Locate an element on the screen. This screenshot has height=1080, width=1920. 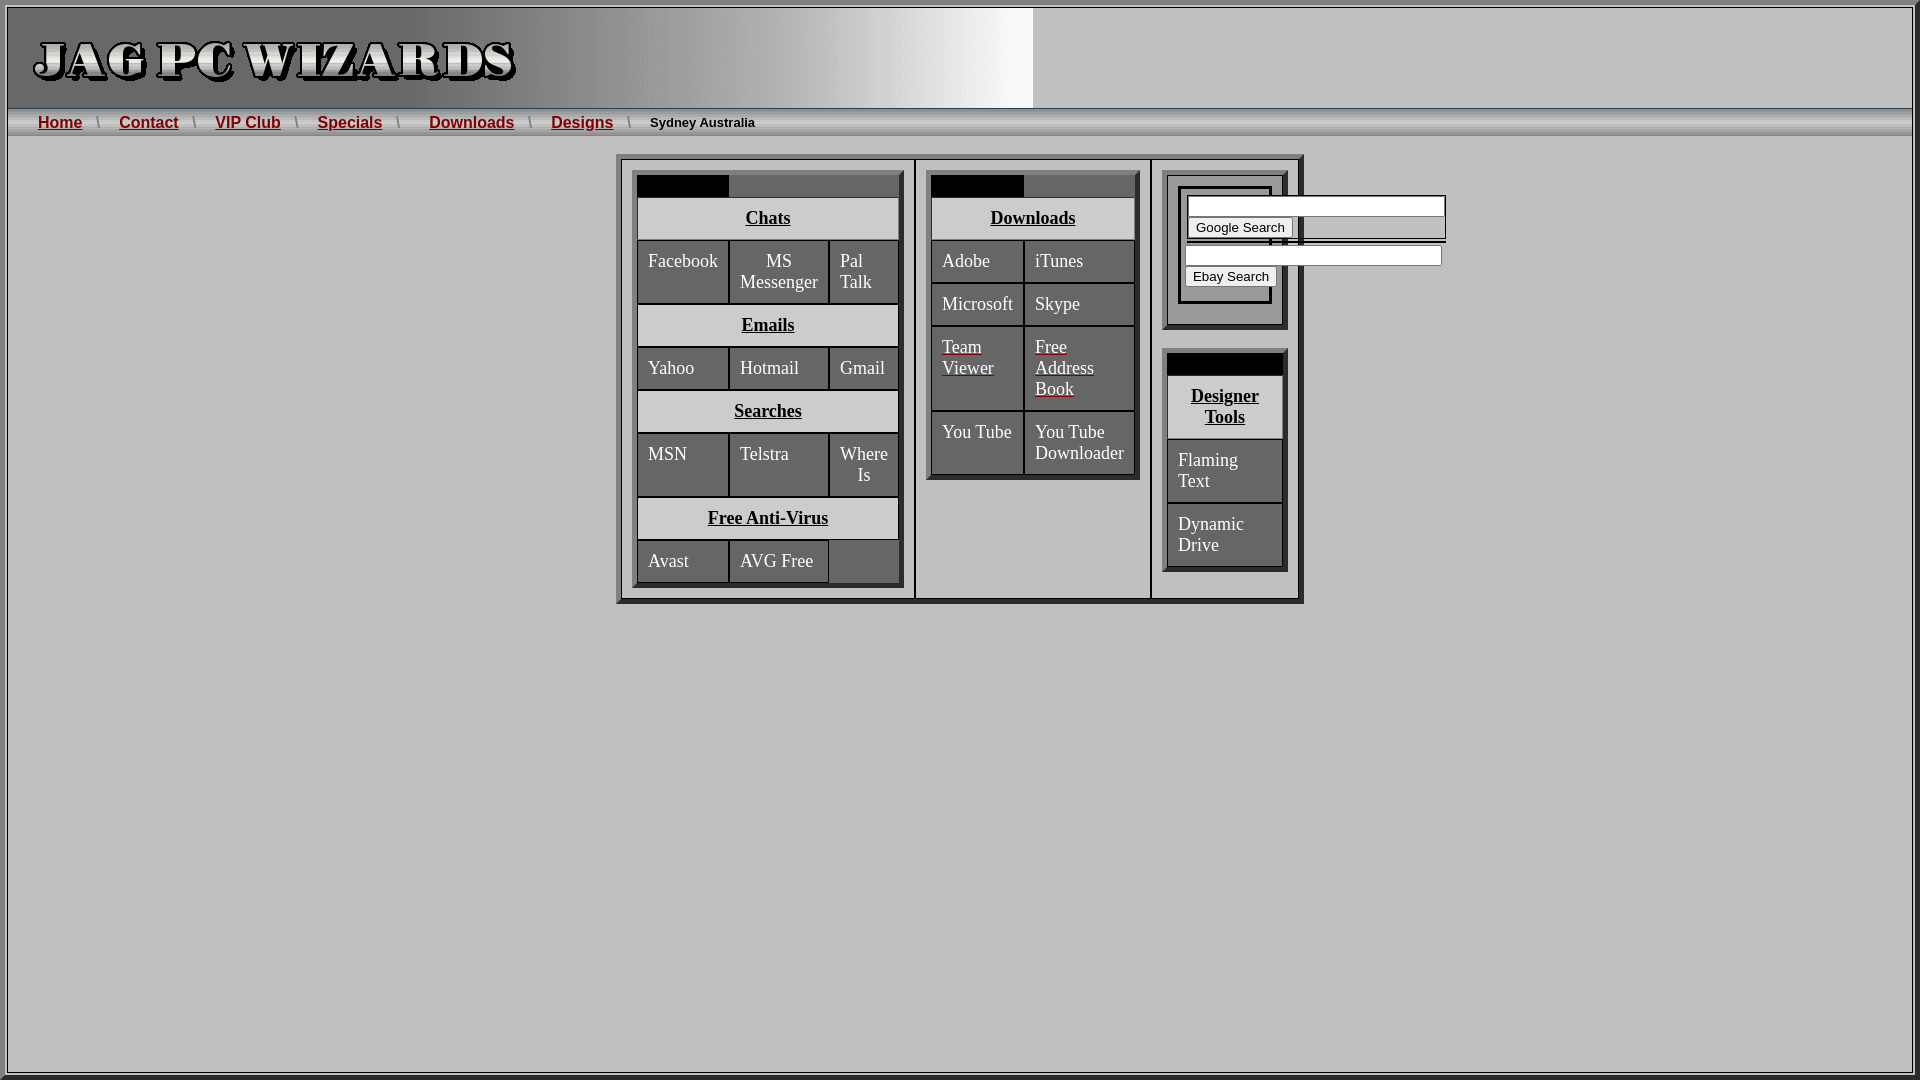
'You Tube is located at coordinates (1078, 442).